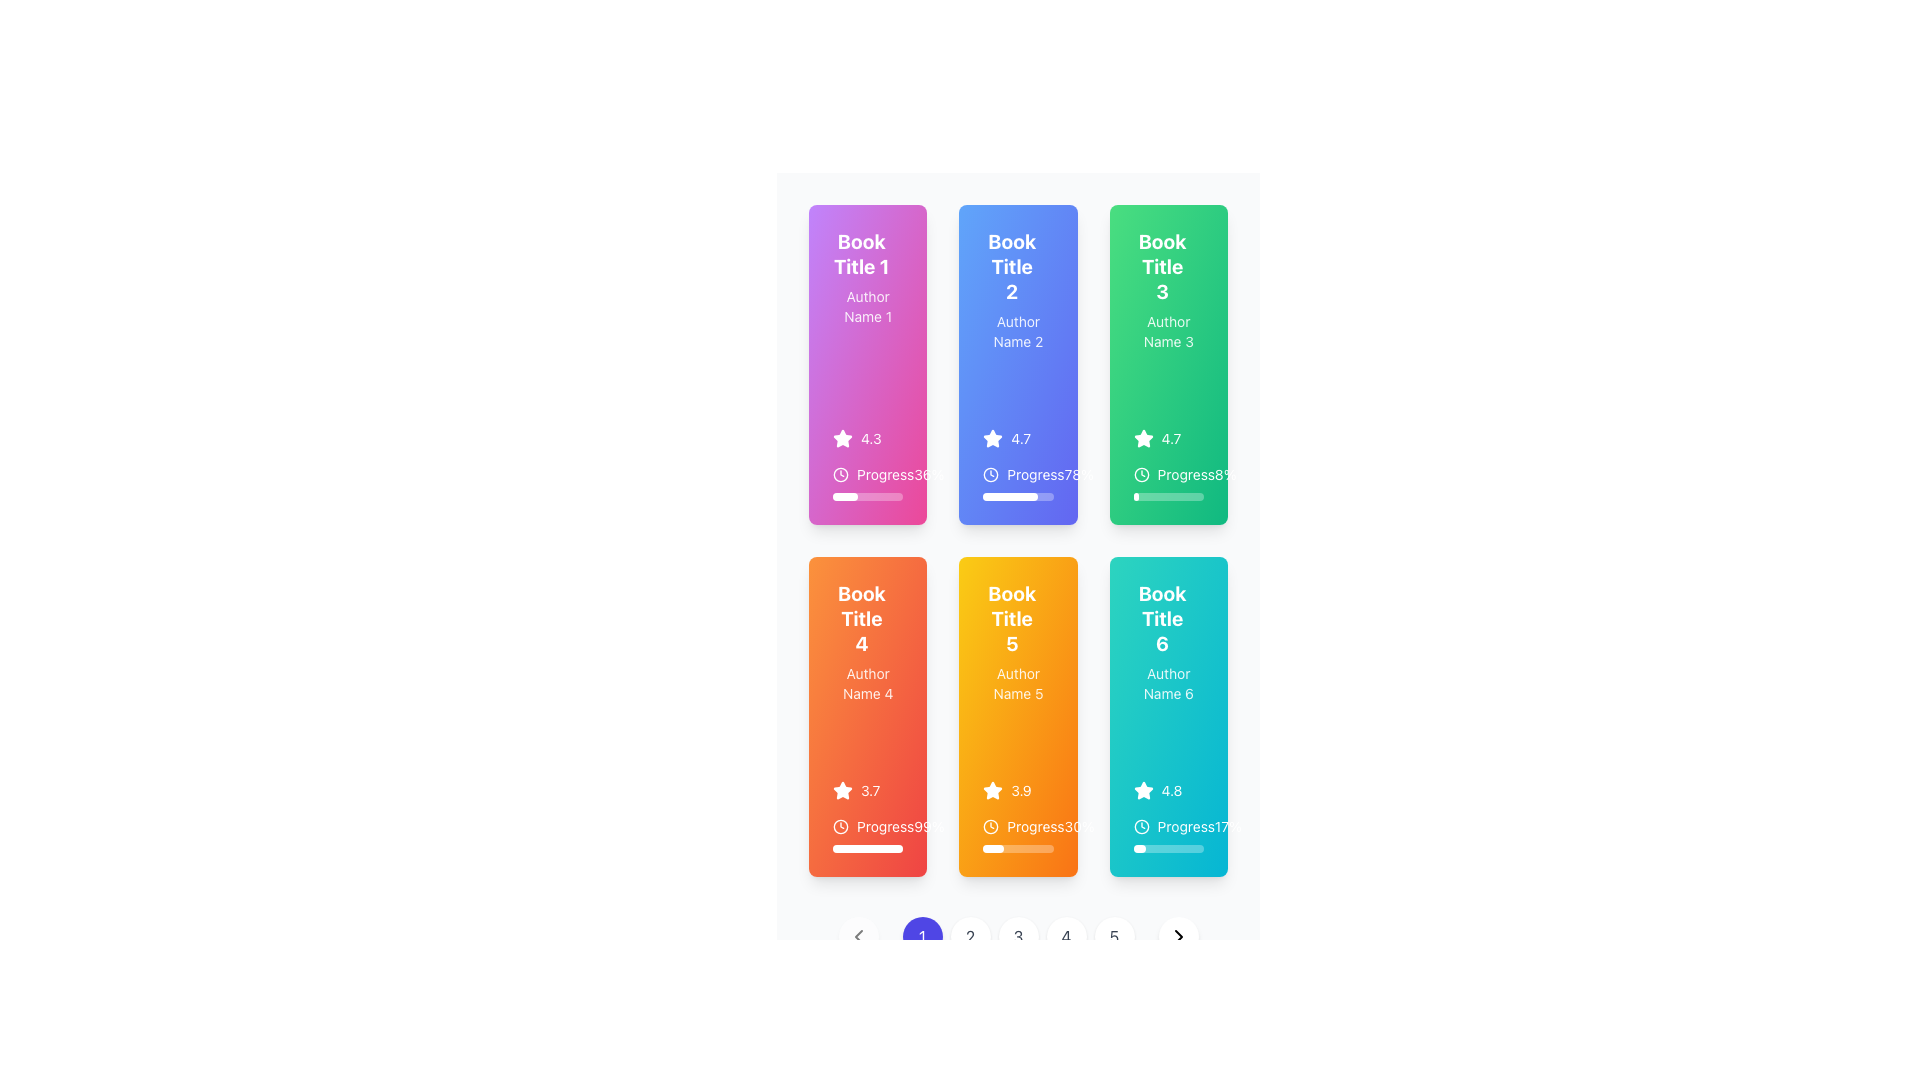  What do you see at coordinates (868, 465) in the screenshot?
I see `the Progress Indicator located in the bottom-left region of the card titled 'Book Title 1' authored by 'Author Name 1', which visually indicates the completion percentage of the task or book` at bounding box center [868, 465].